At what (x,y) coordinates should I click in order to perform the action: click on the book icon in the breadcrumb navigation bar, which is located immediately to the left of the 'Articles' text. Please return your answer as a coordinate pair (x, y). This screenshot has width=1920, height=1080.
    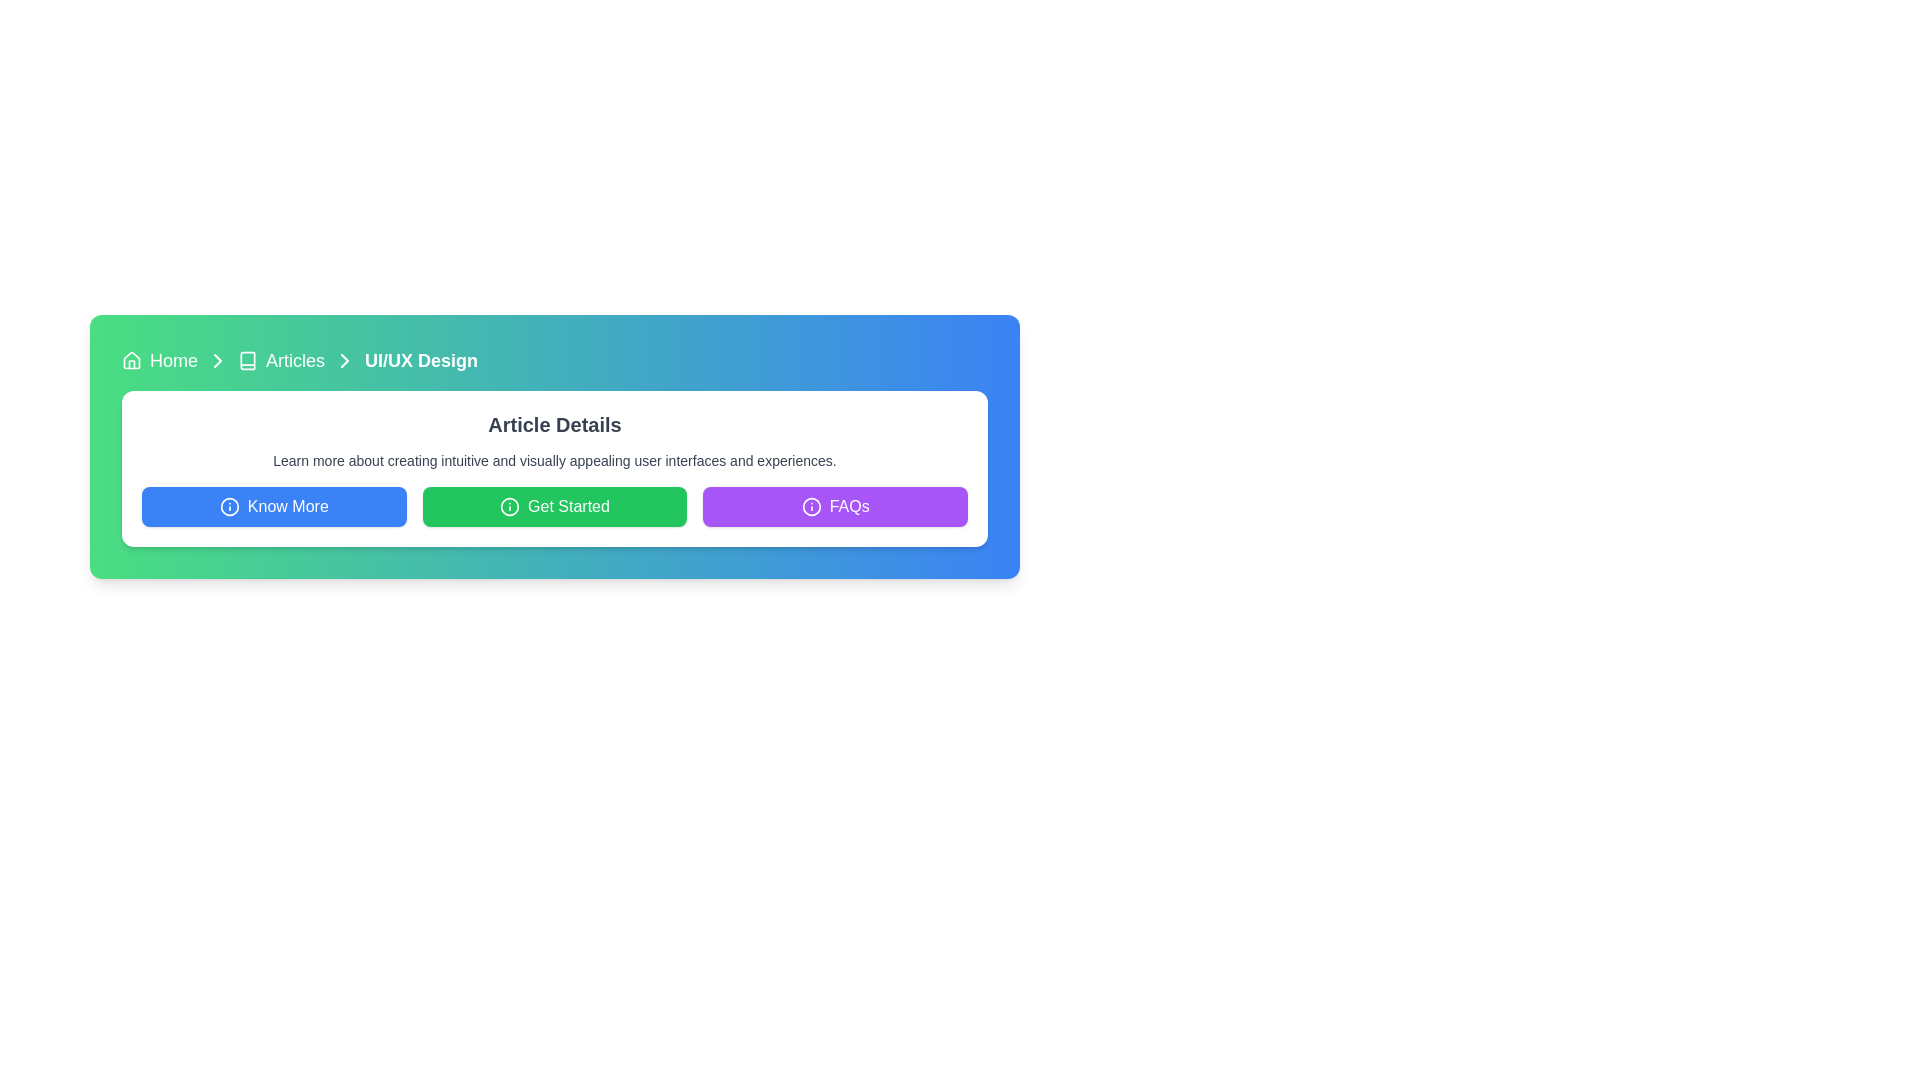
    Looking at the image, I should click on (247, 361).